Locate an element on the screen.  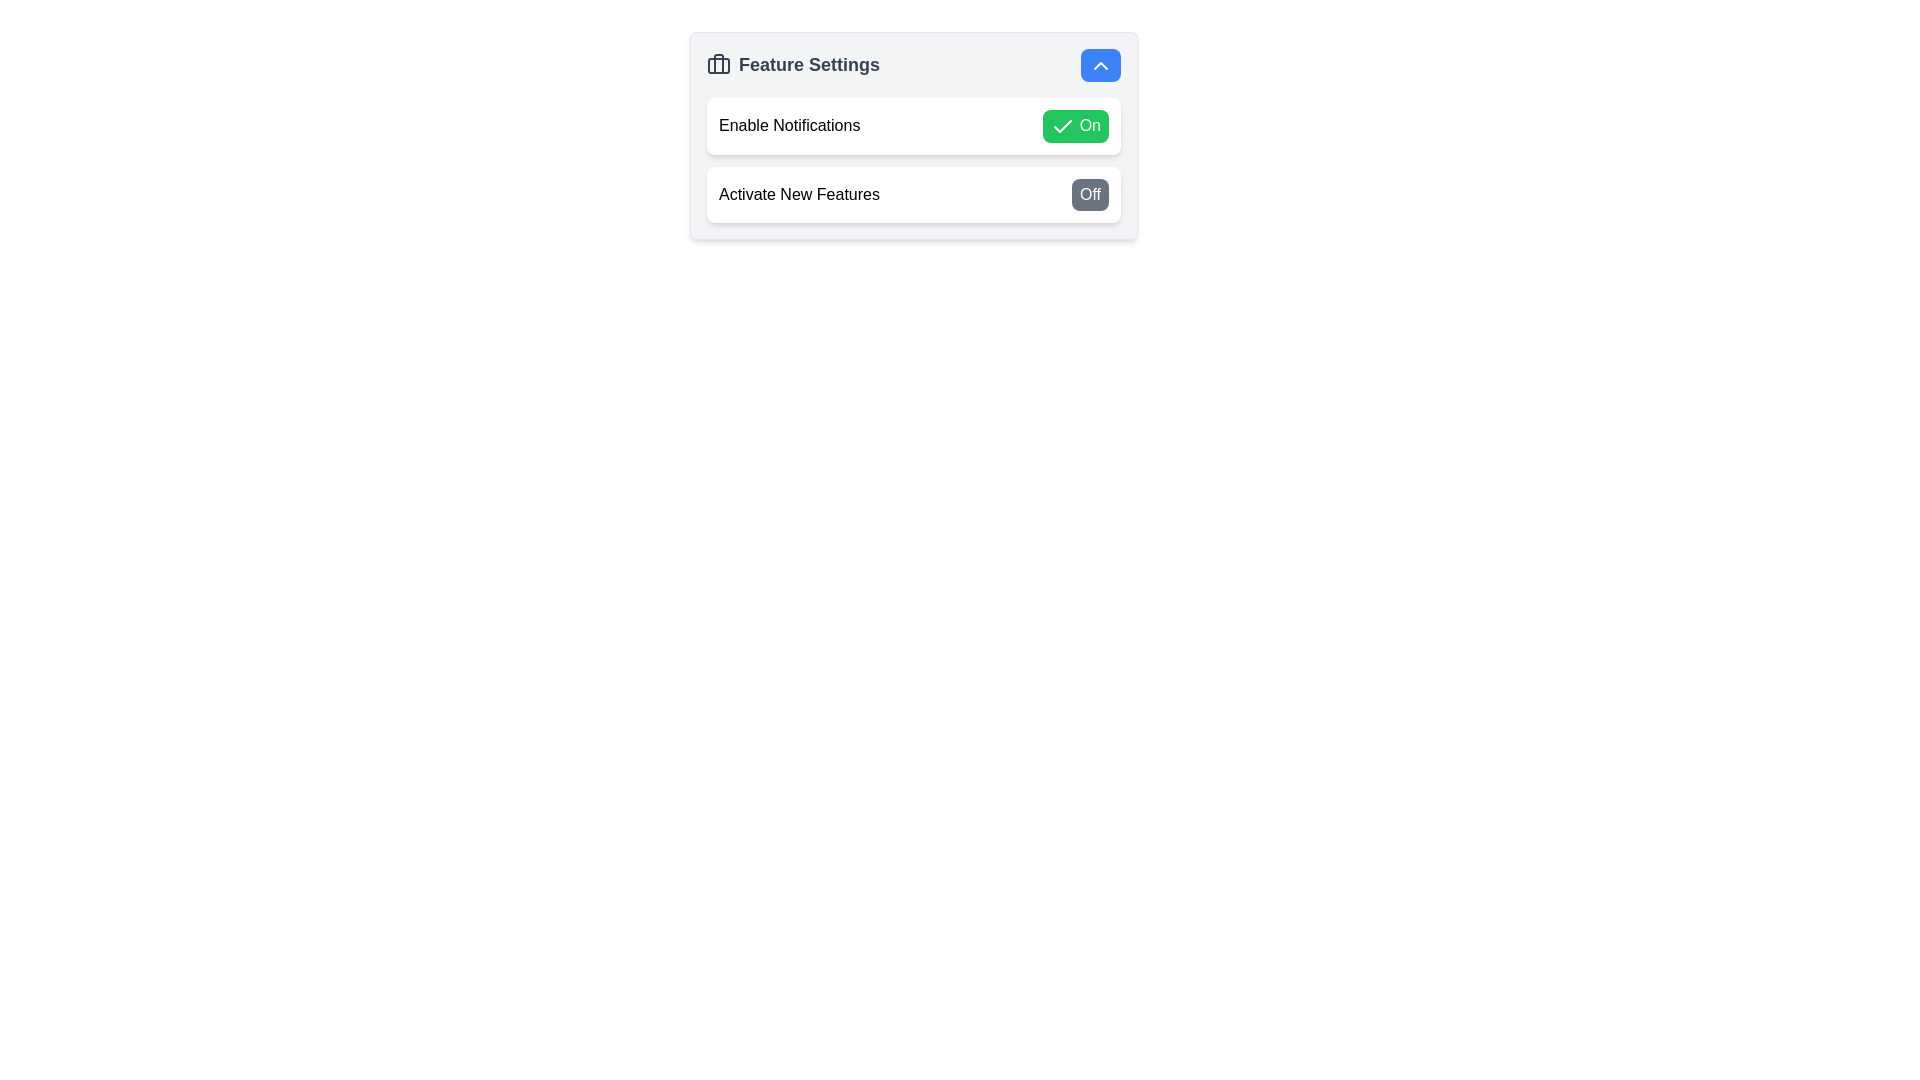
the bottom rectangular part of the briefcase icon within the 'Feature Settings' header is located at coordinates (719, 64).